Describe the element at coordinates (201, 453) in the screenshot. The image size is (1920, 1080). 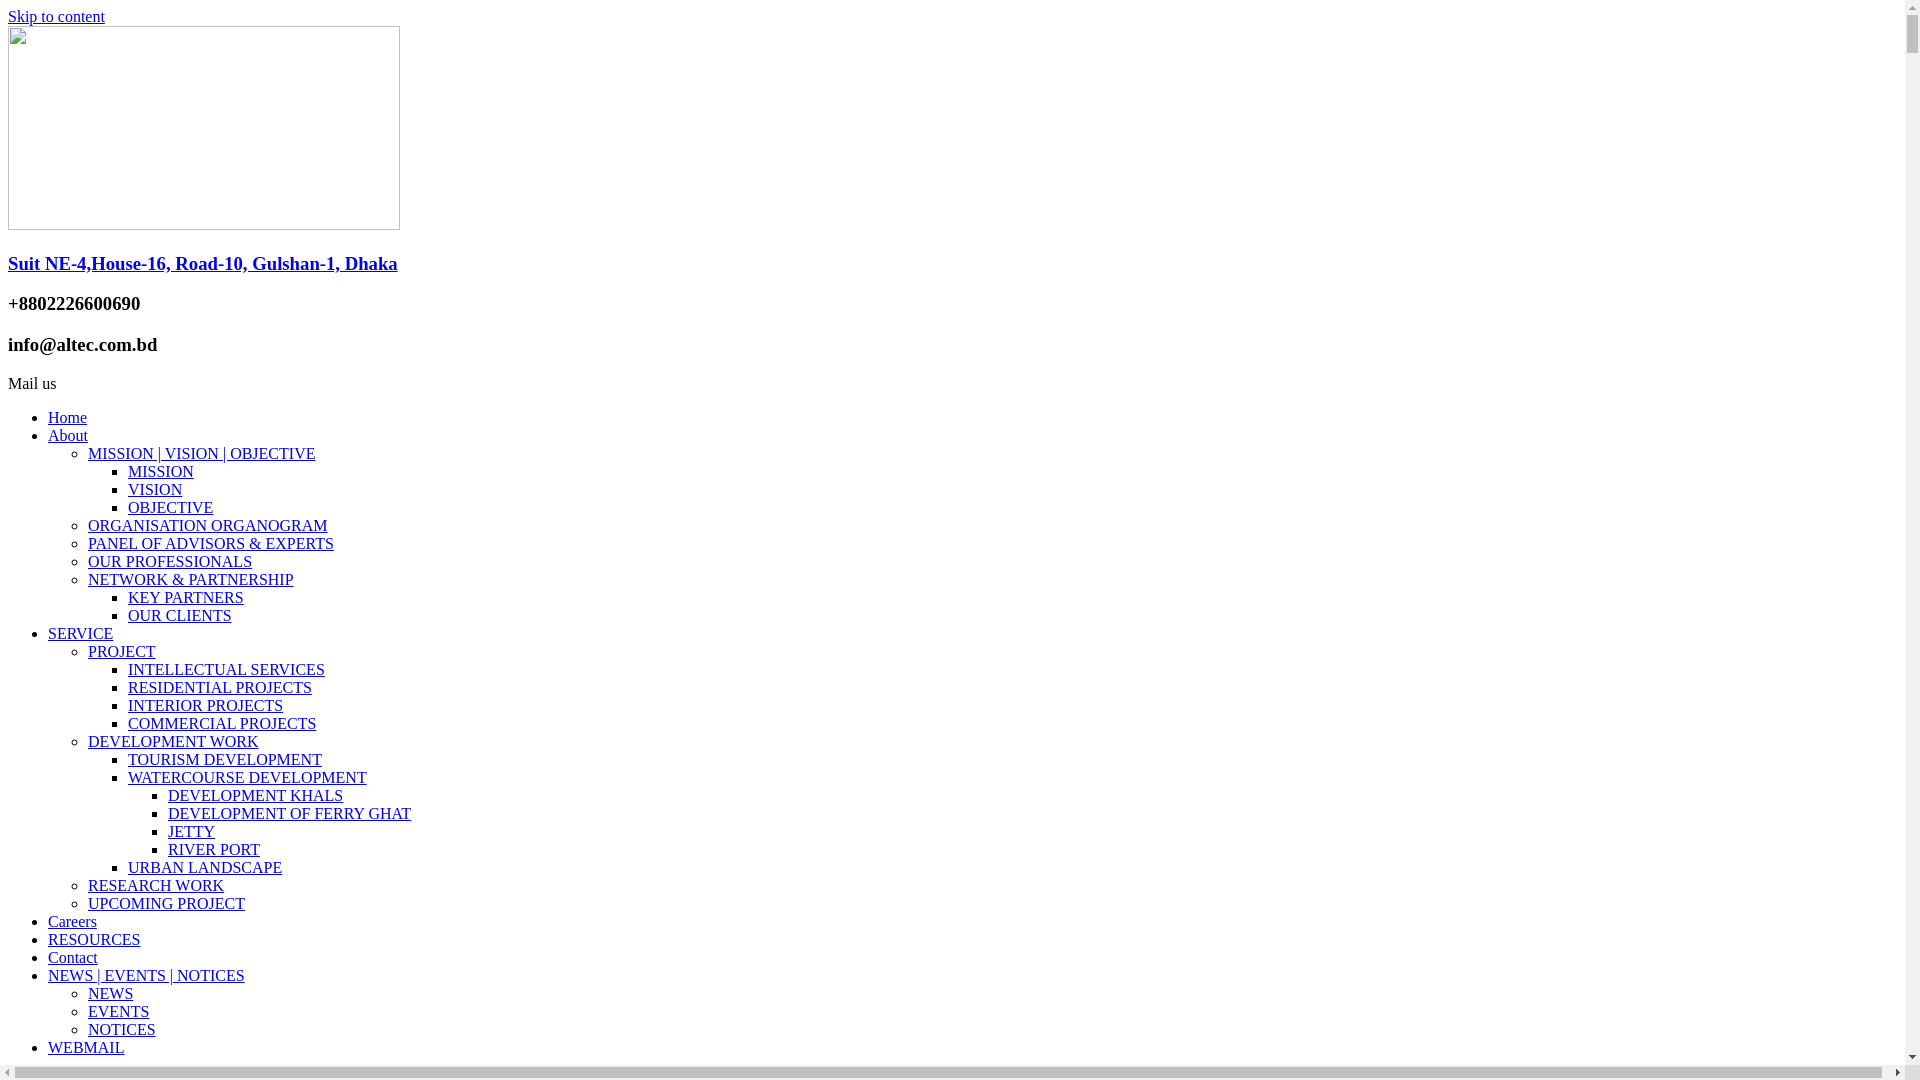
I see `'MISSION | VISION | OBJECTIVE'` at that location.